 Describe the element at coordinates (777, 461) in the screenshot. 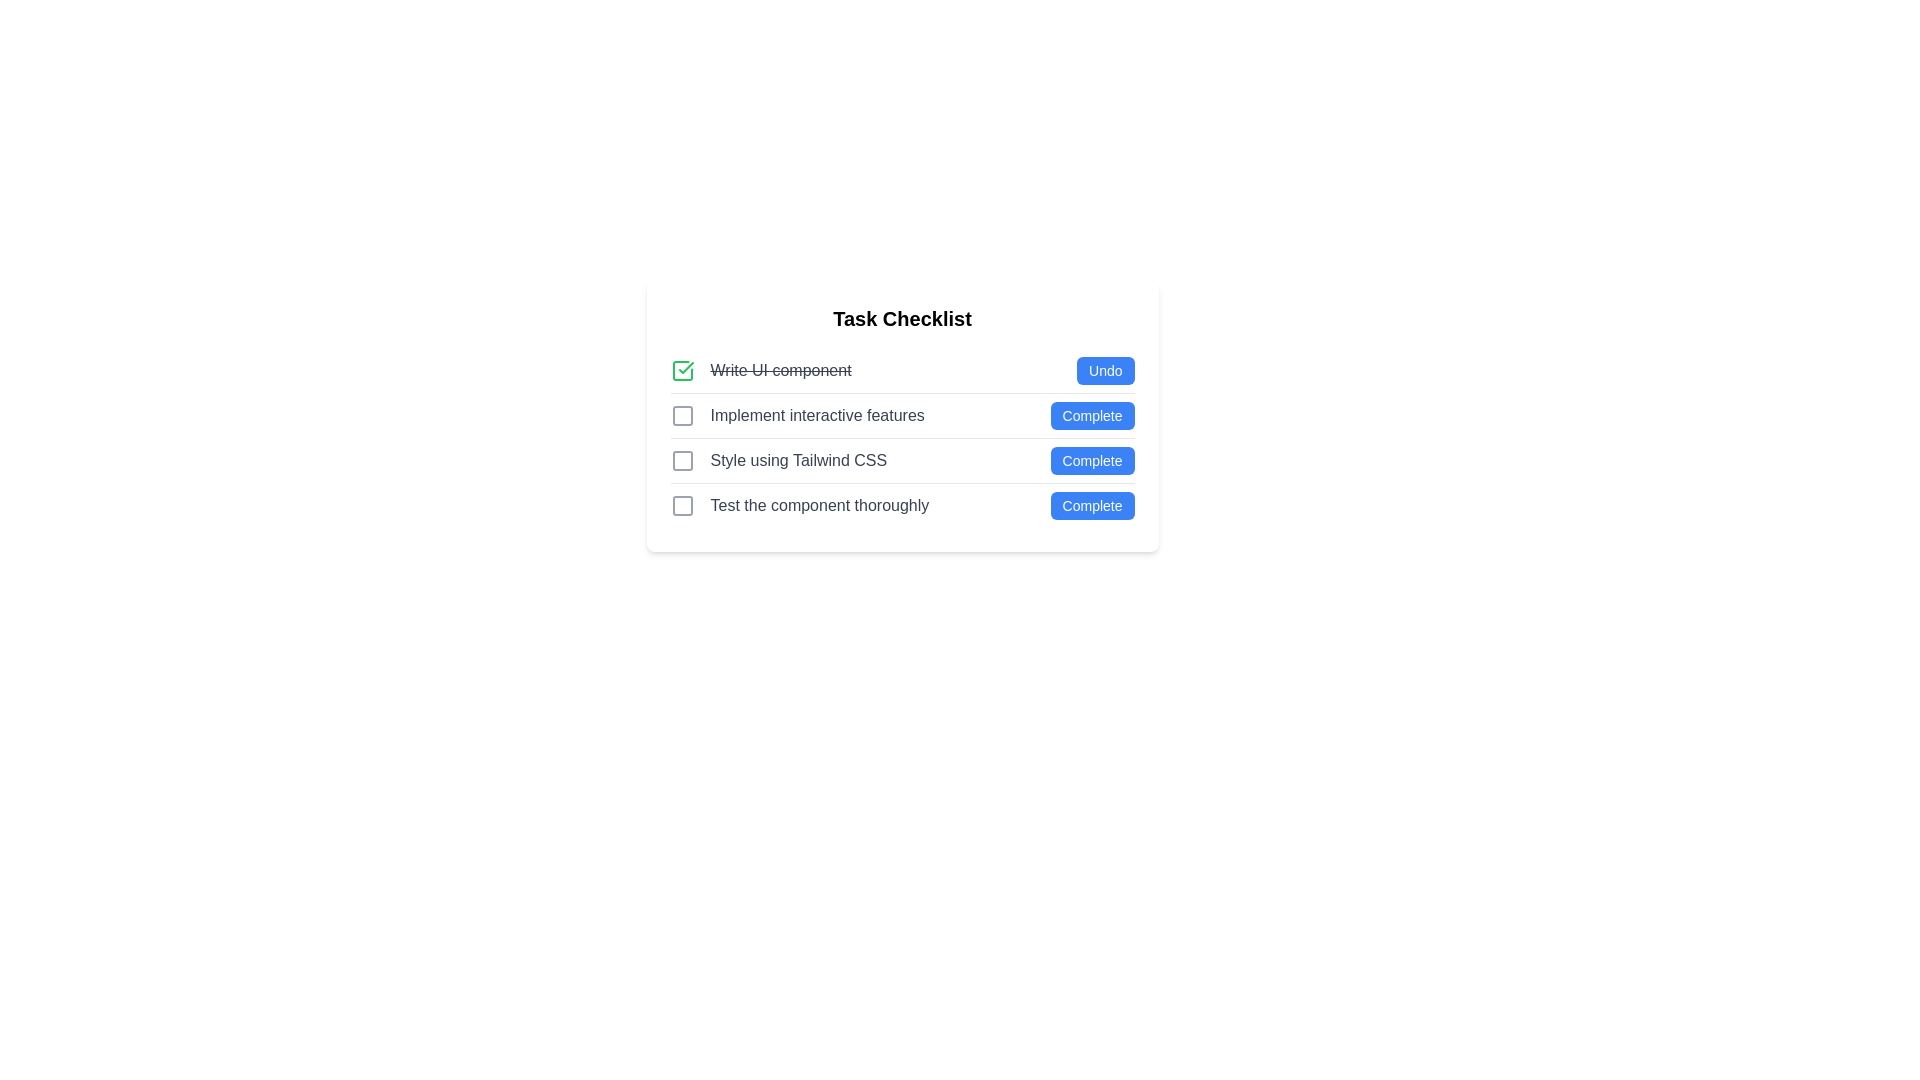

I see `the checkbox associated with the task 'Style using Tailwind CSS' to trigger potential highlighting effects` at that location.